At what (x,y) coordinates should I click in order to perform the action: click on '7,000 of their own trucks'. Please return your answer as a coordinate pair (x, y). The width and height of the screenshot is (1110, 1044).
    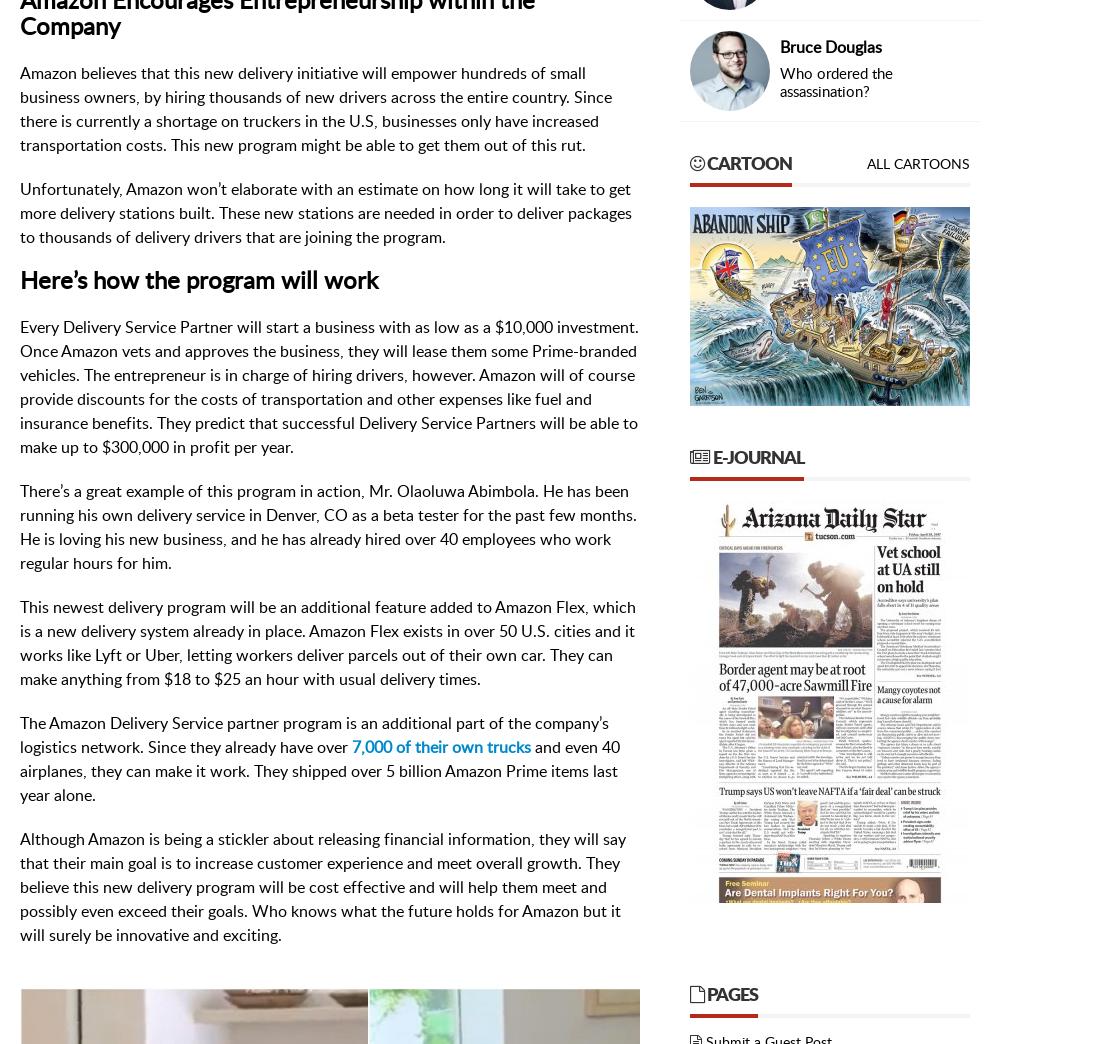
    Looking at the image, I should click on (440, 746).